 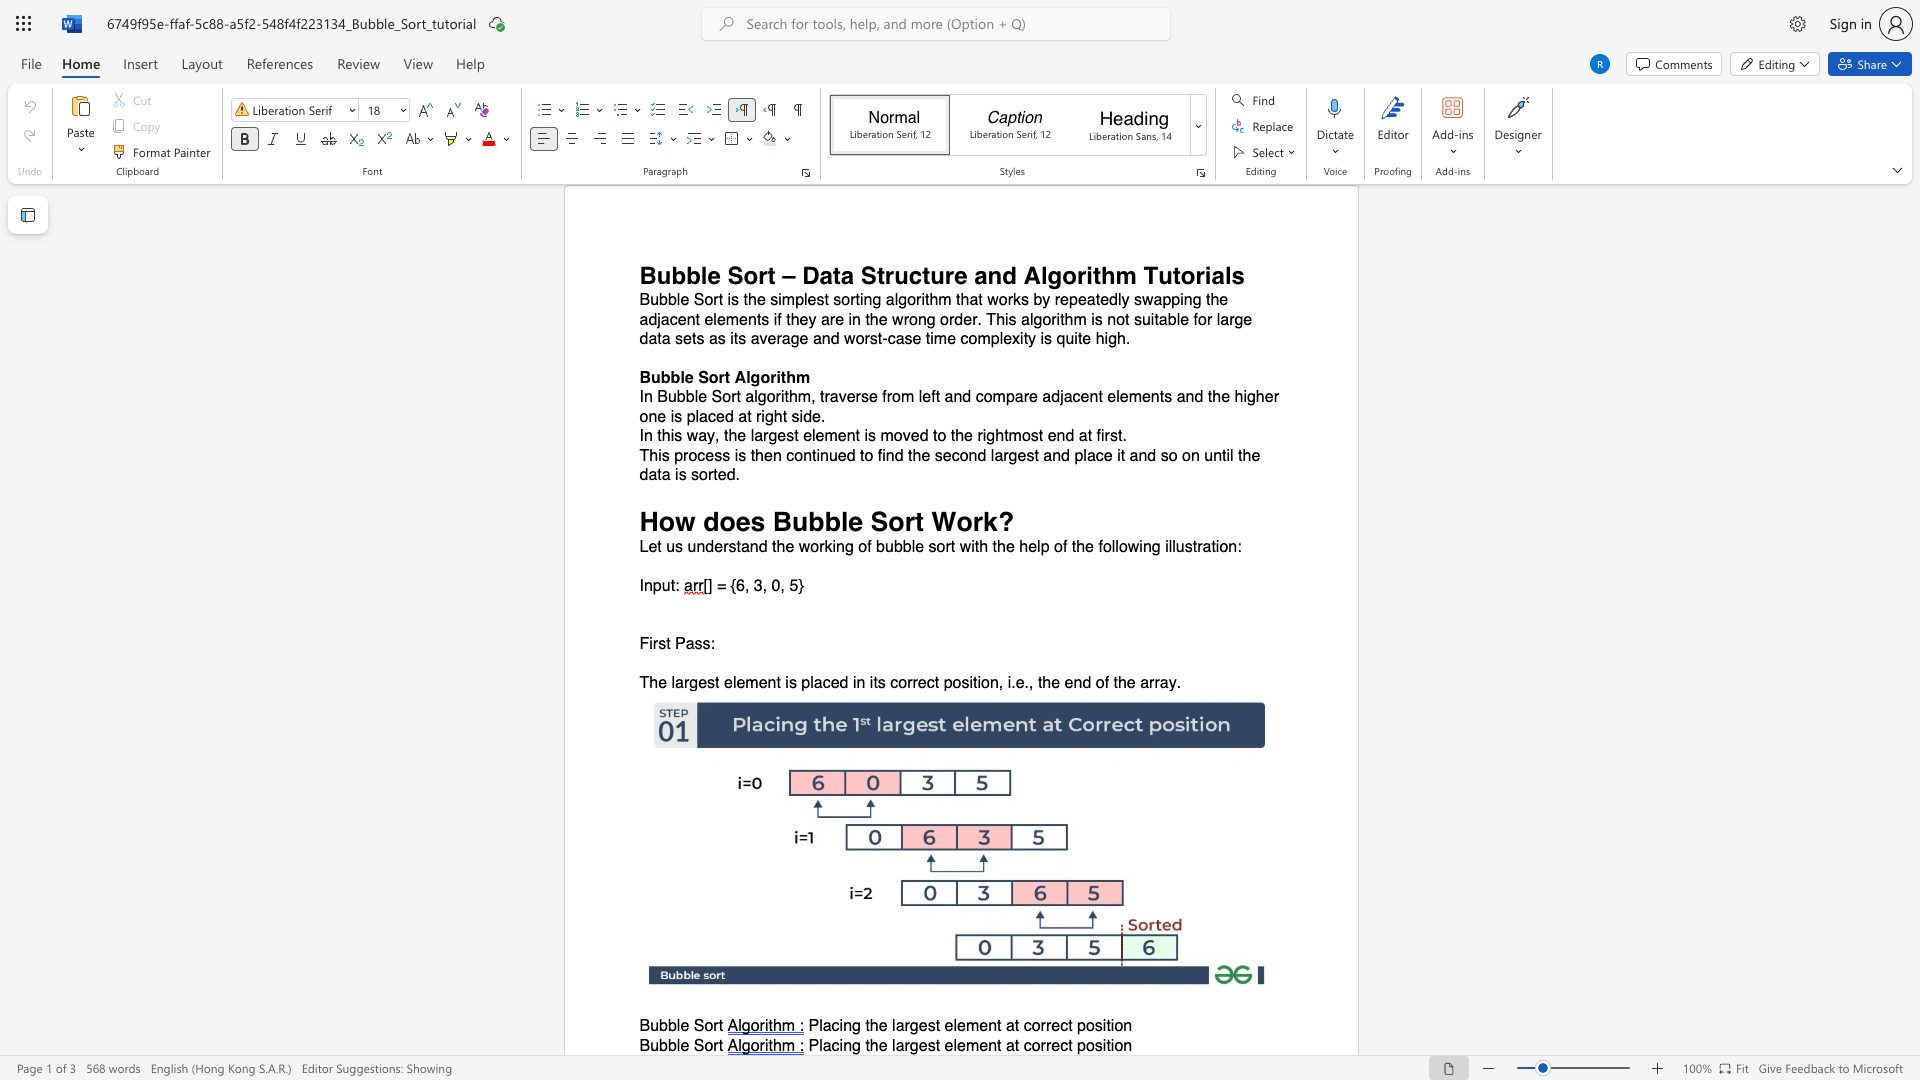 What do you see at coordinates (1040, 1044) in the screenshot?
I see `the subset text "rrect position" within the text "Placing the largest element at correct position"` at bounding box center [1040, 1044].